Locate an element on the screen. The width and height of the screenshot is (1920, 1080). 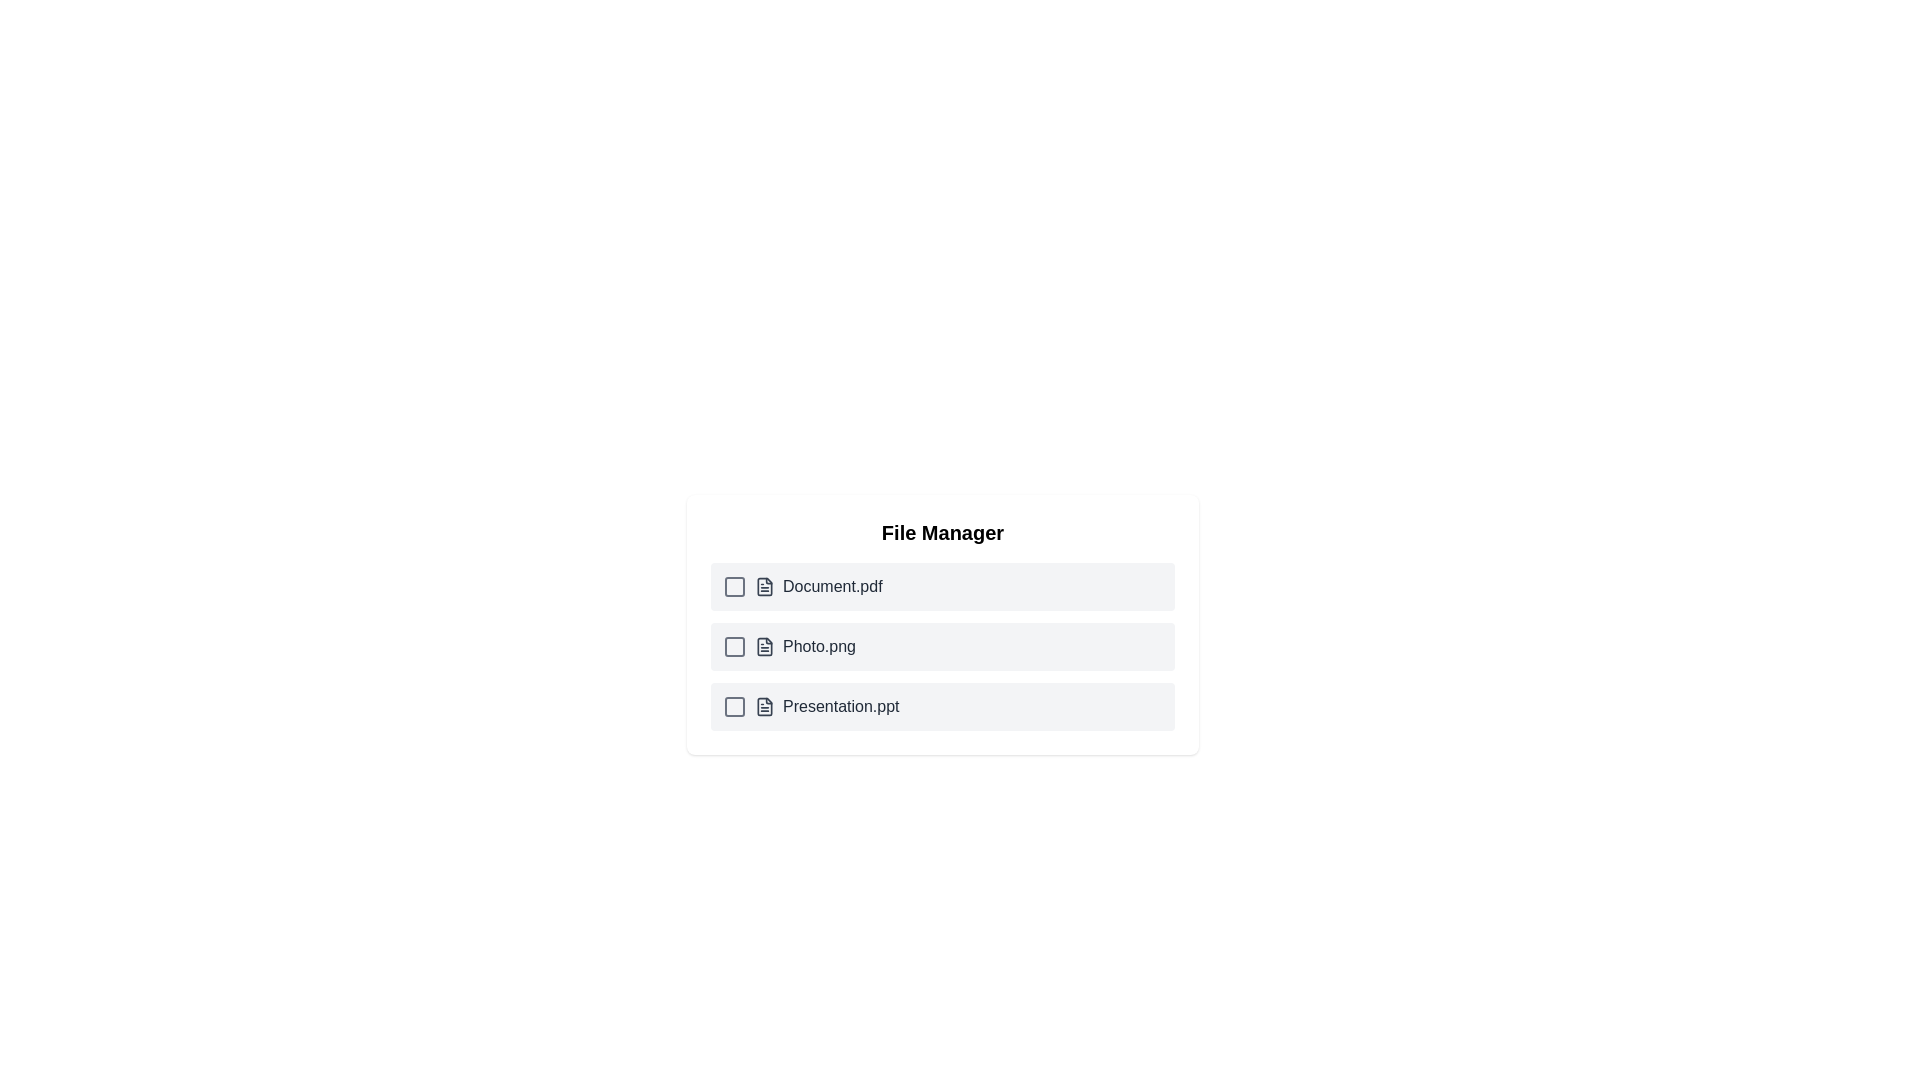
the text 'Document.pdf' from the text label displayed in dark gray color, positioned in the first row of the file list within the file manager interface is located at coordinates (832, 585).